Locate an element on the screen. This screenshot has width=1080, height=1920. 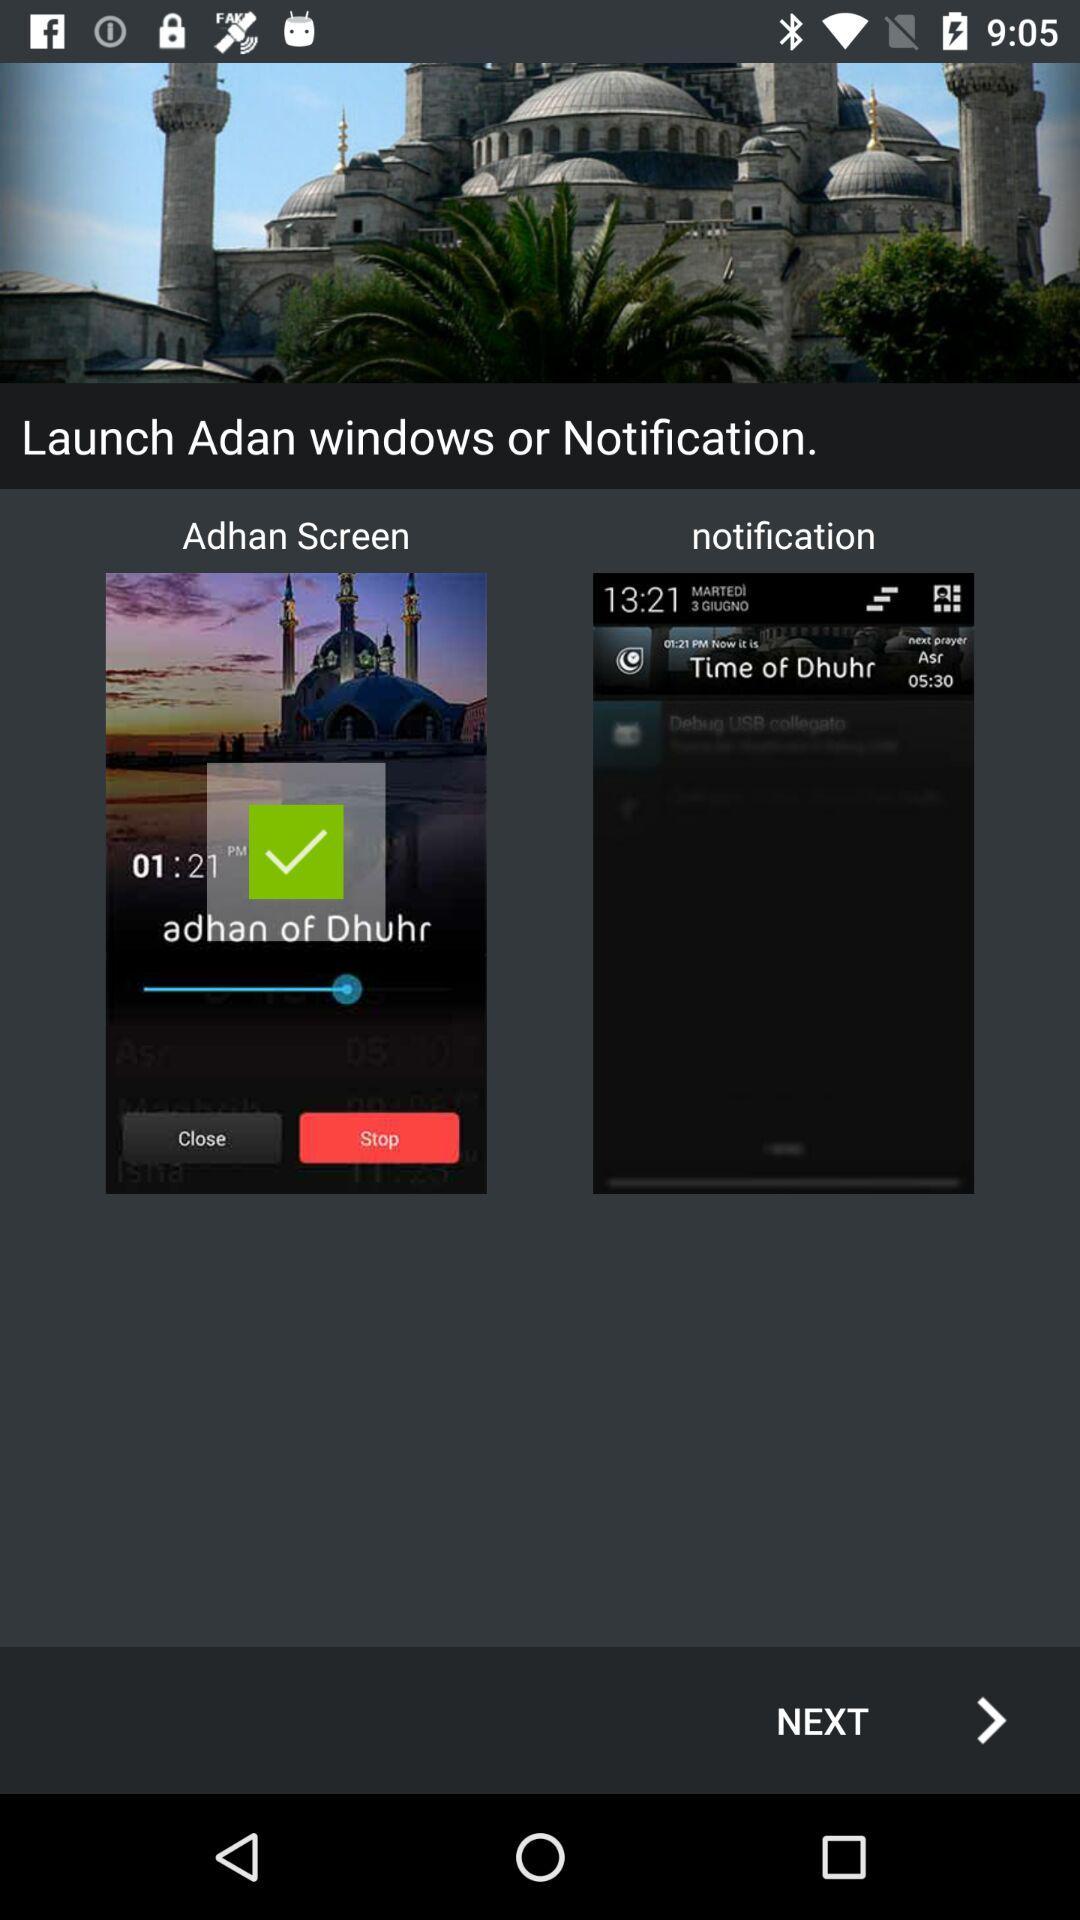
button at the bottom right corner is located at coordinates (869, 1719).